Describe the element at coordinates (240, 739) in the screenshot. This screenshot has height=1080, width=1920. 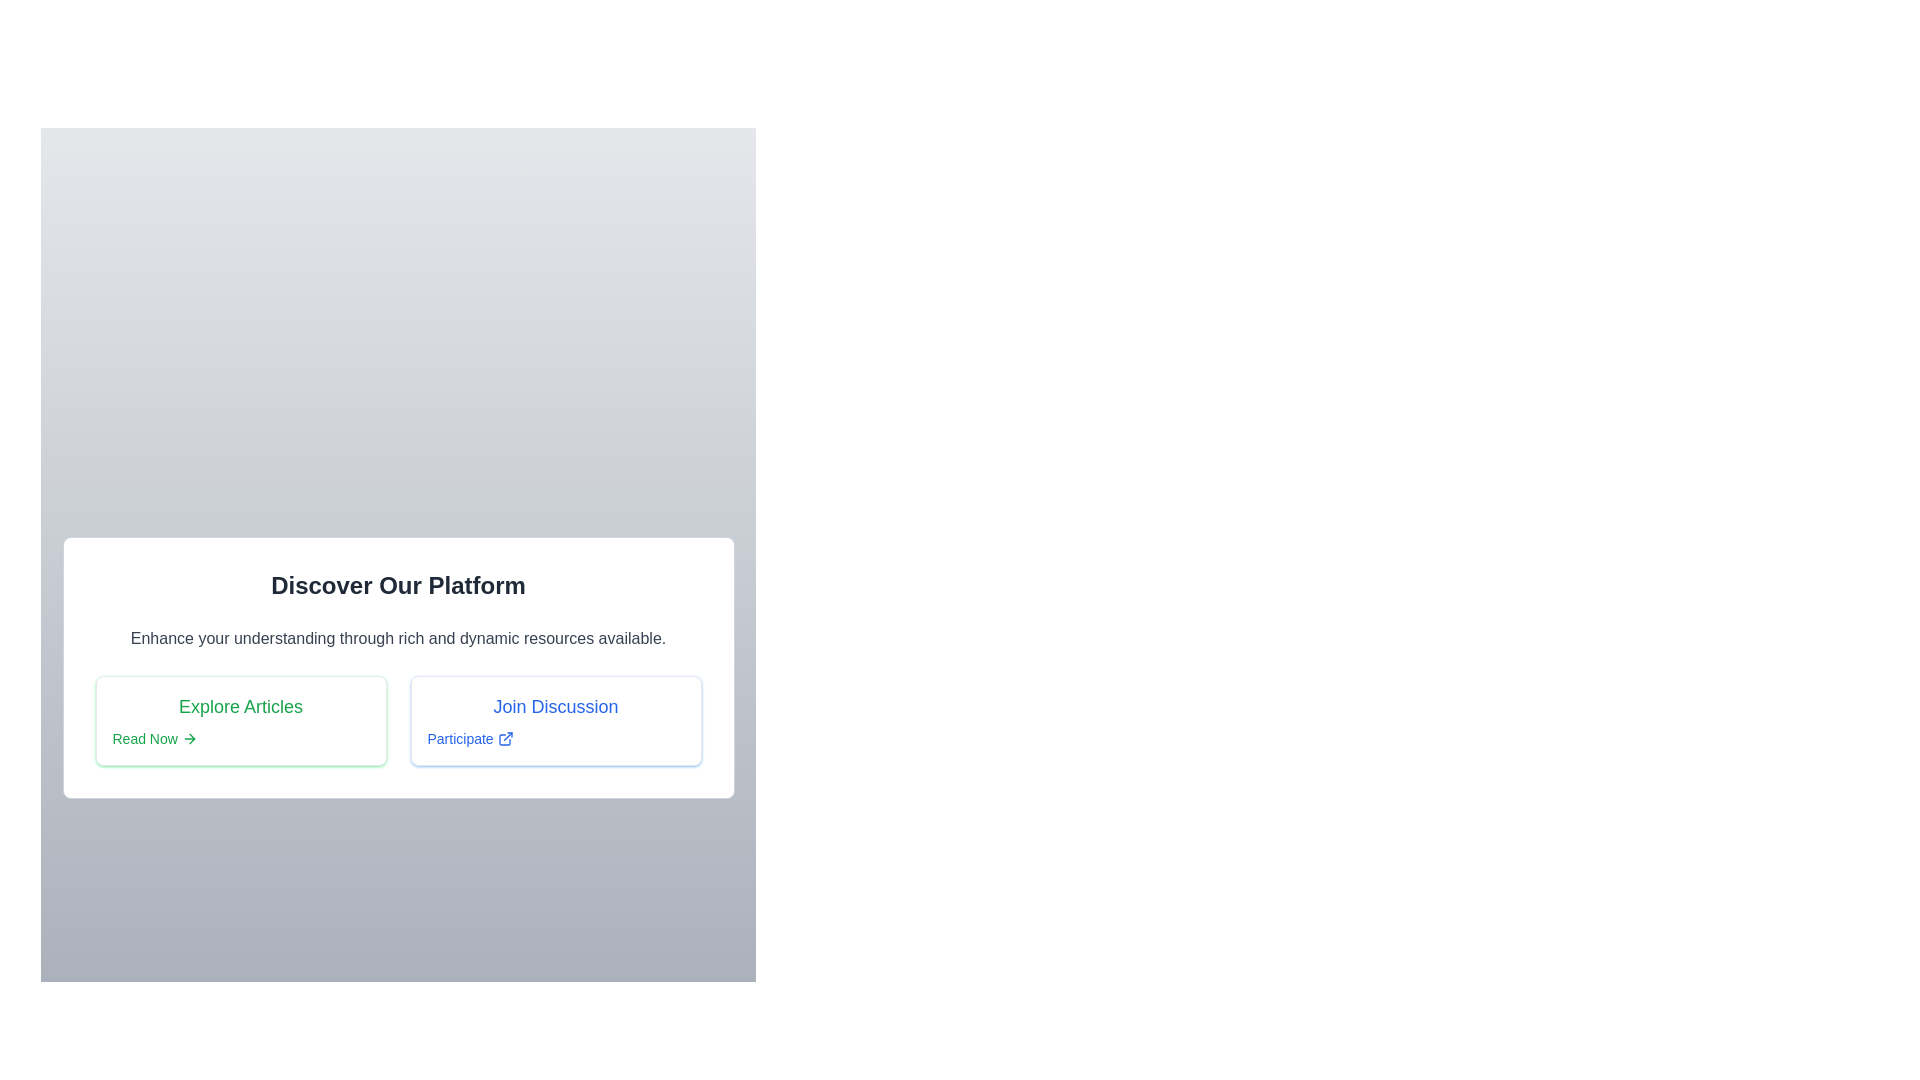
I see `the green 'Read Now' link located under the 'Explore Articles' headline` at that location.